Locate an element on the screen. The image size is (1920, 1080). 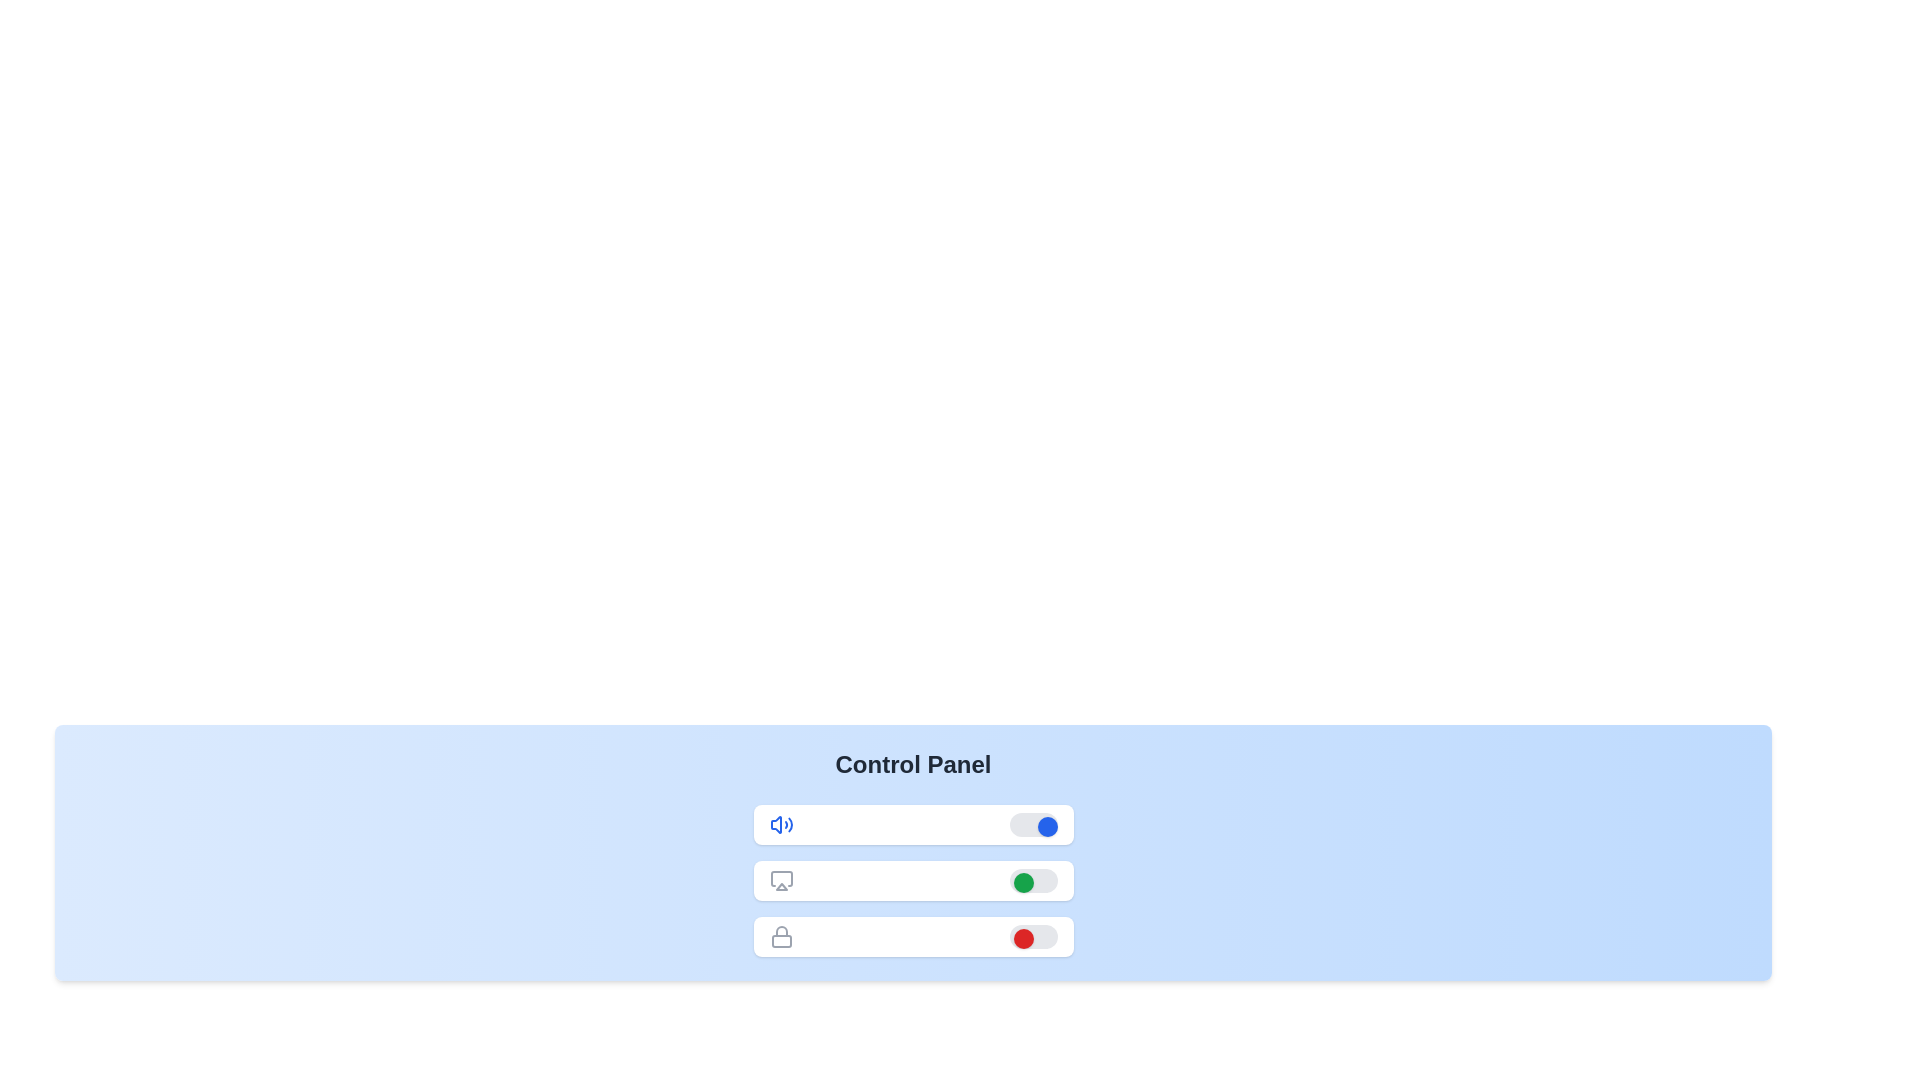
the outermost sound wave icon of the speaker graphic is located at coordinates (789, 825).